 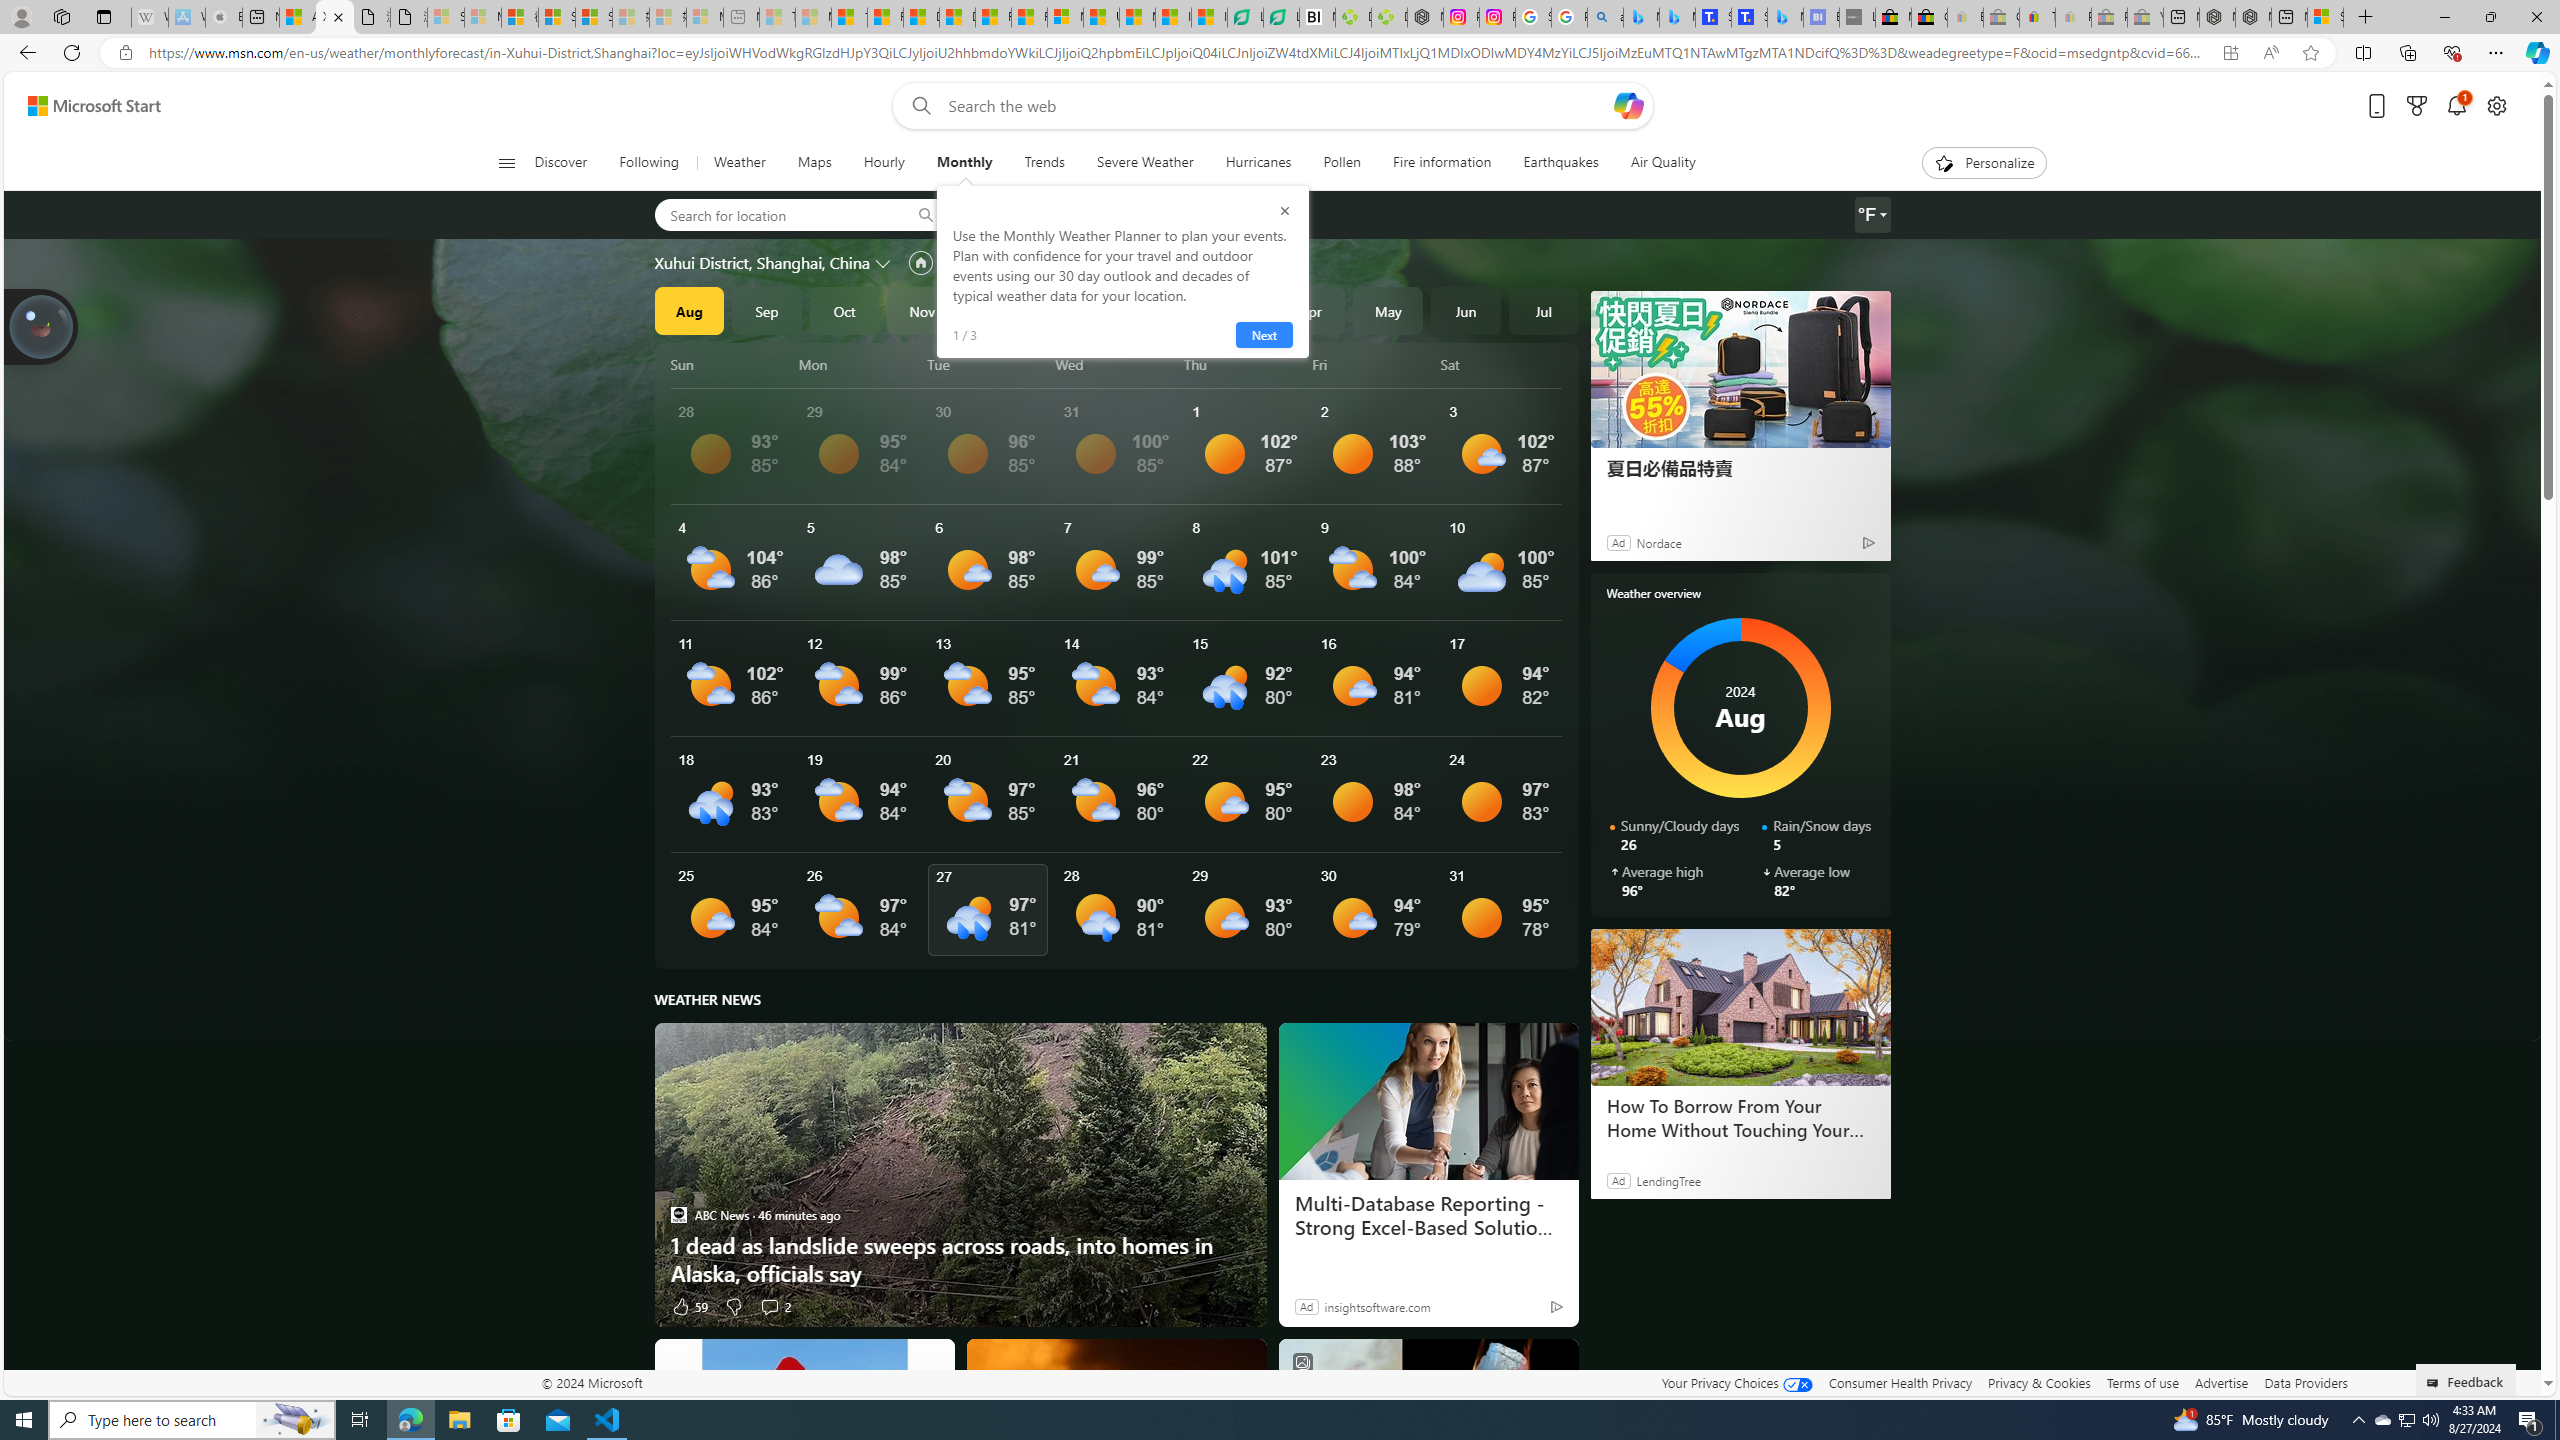 I want to click on 'Mon', so click(x=860, y=364).